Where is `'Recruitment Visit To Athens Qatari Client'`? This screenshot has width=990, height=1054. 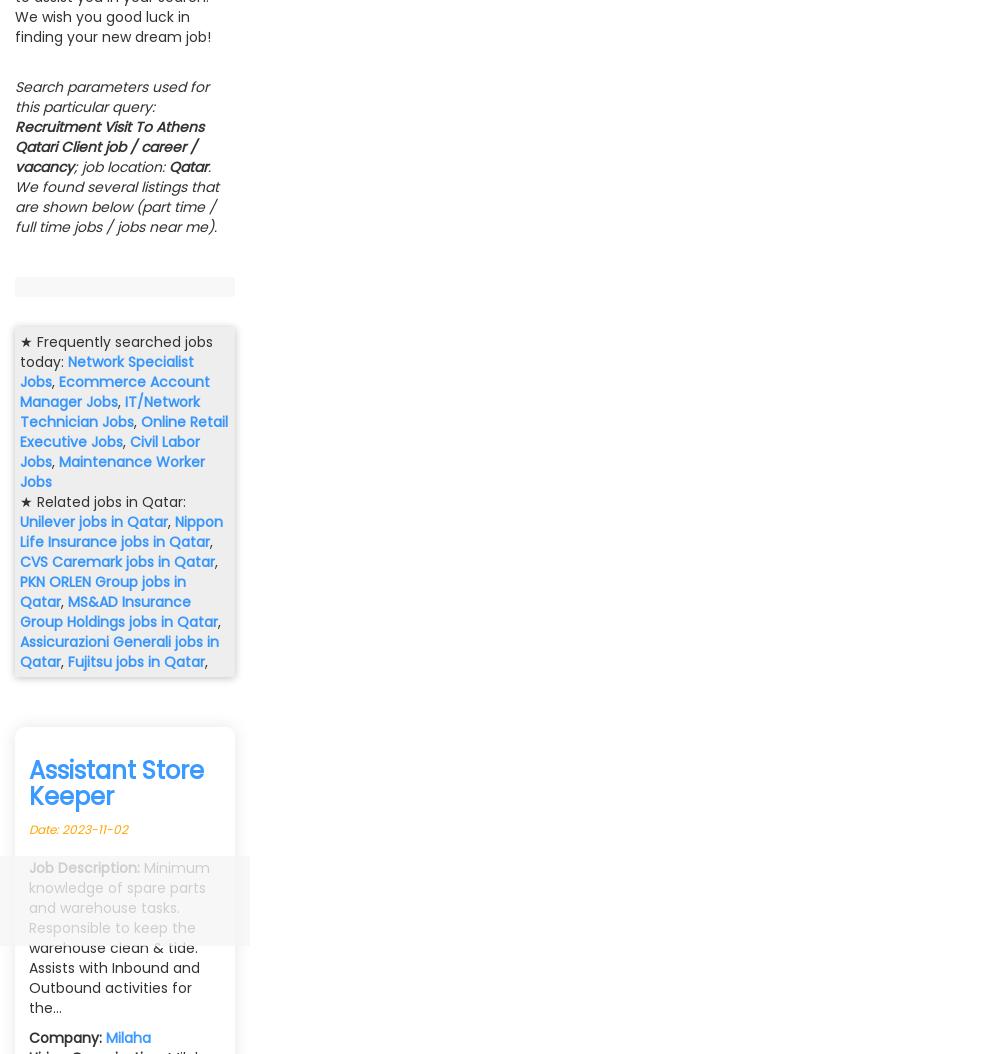
'Recruitment Visit To Athens Qatari Client' is located at coordinates (14, 137).